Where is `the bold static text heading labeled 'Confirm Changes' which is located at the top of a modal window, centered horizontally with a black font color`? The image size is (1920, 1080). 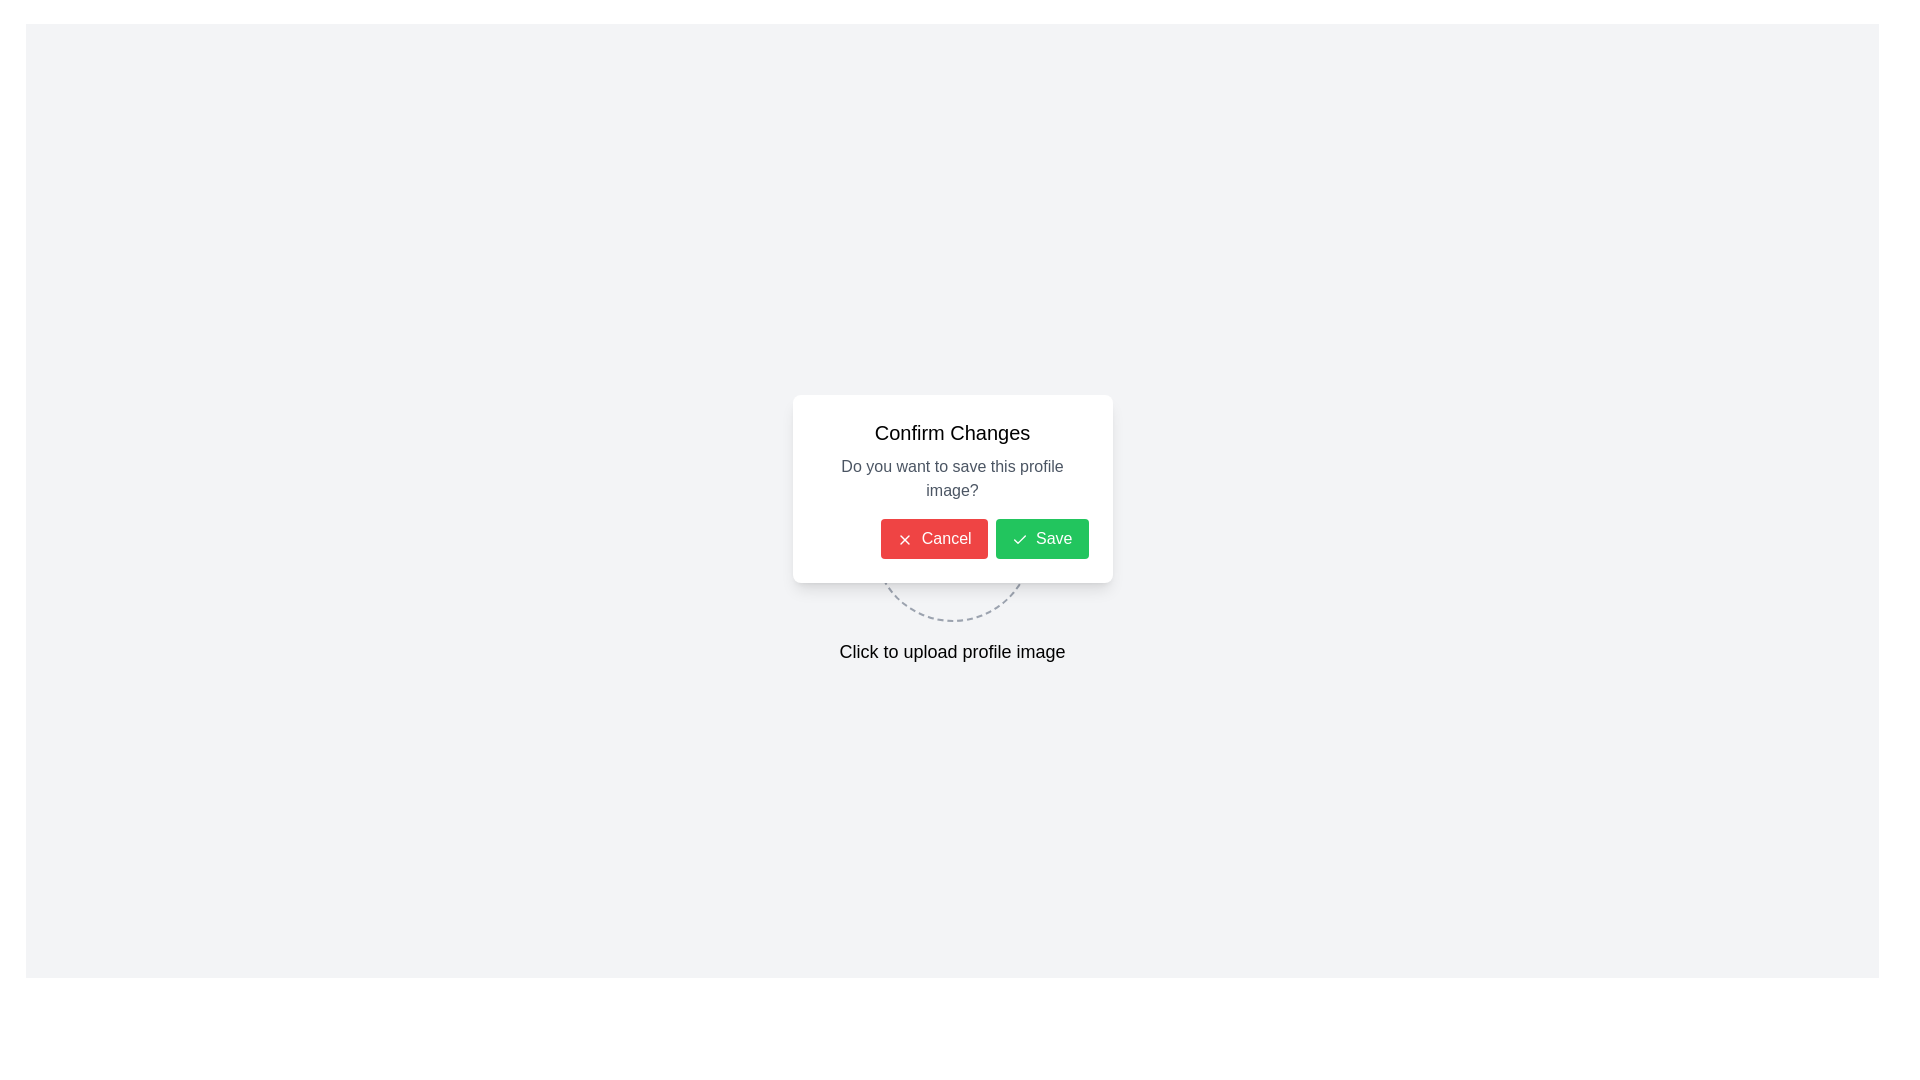 the bold static text heading labeled 'Confirm Changes' which is located at the top of a modal window, centered horizontally with a black font color is located at coordinates (951, 431).